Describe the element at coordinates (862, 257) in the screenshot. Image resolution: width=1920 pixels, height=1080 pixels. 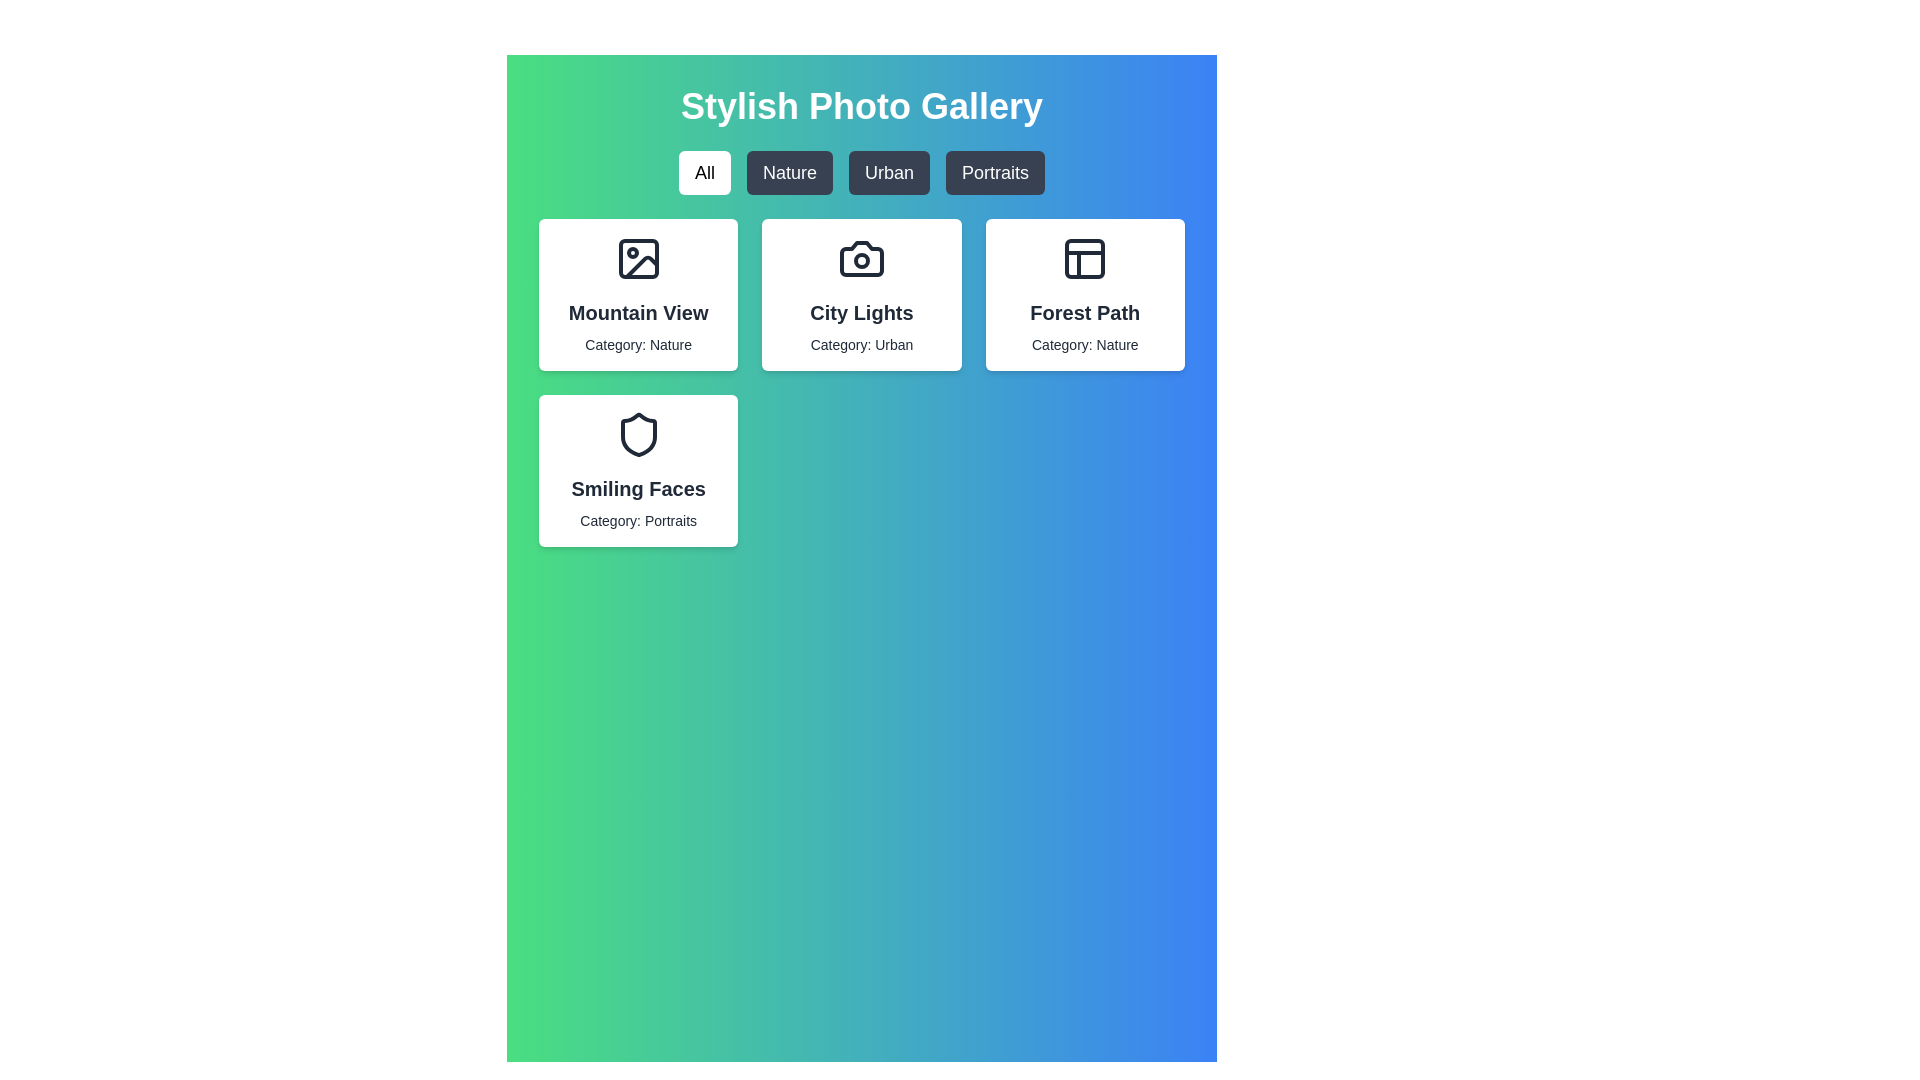
I see `the camera icon located at the top-center of the 'City Lights' card, which features a monochromatic dark line art design` at that location.